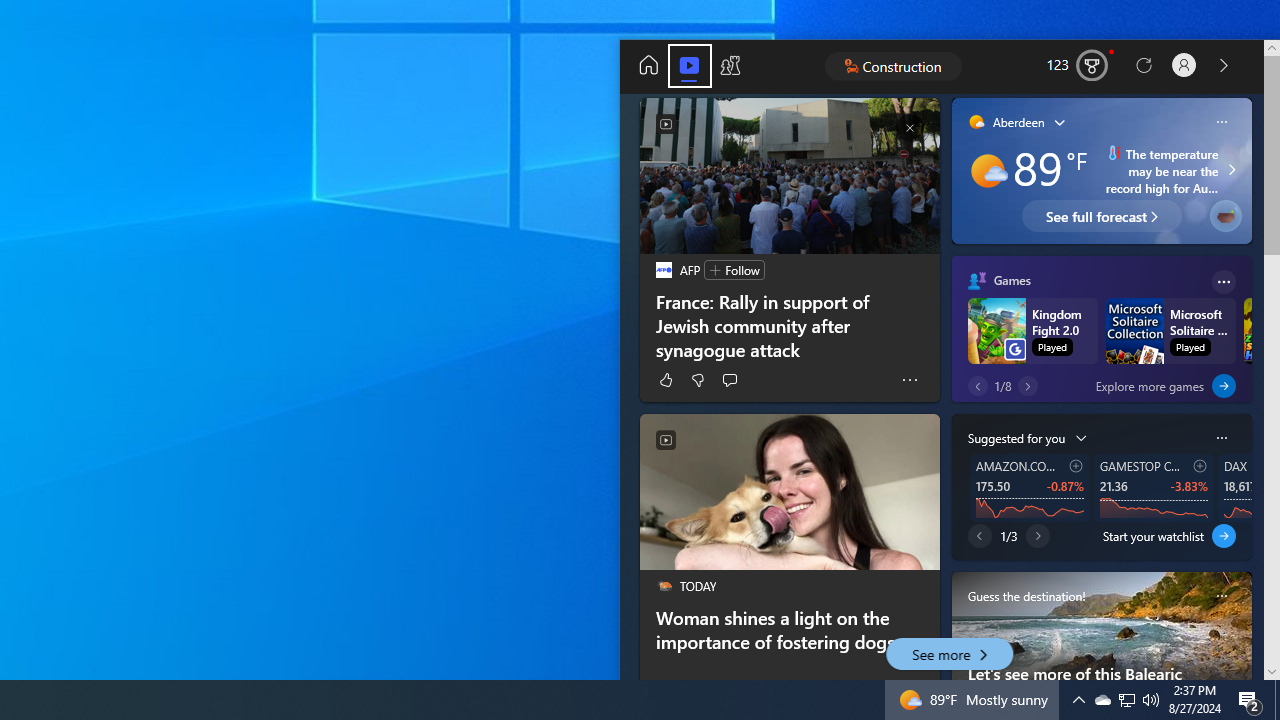 This screenshot has height=720, width=1280. Describe the element at coordinates (1127, 698) in the screenshot. I see `'Notification Chevron'` at that location.